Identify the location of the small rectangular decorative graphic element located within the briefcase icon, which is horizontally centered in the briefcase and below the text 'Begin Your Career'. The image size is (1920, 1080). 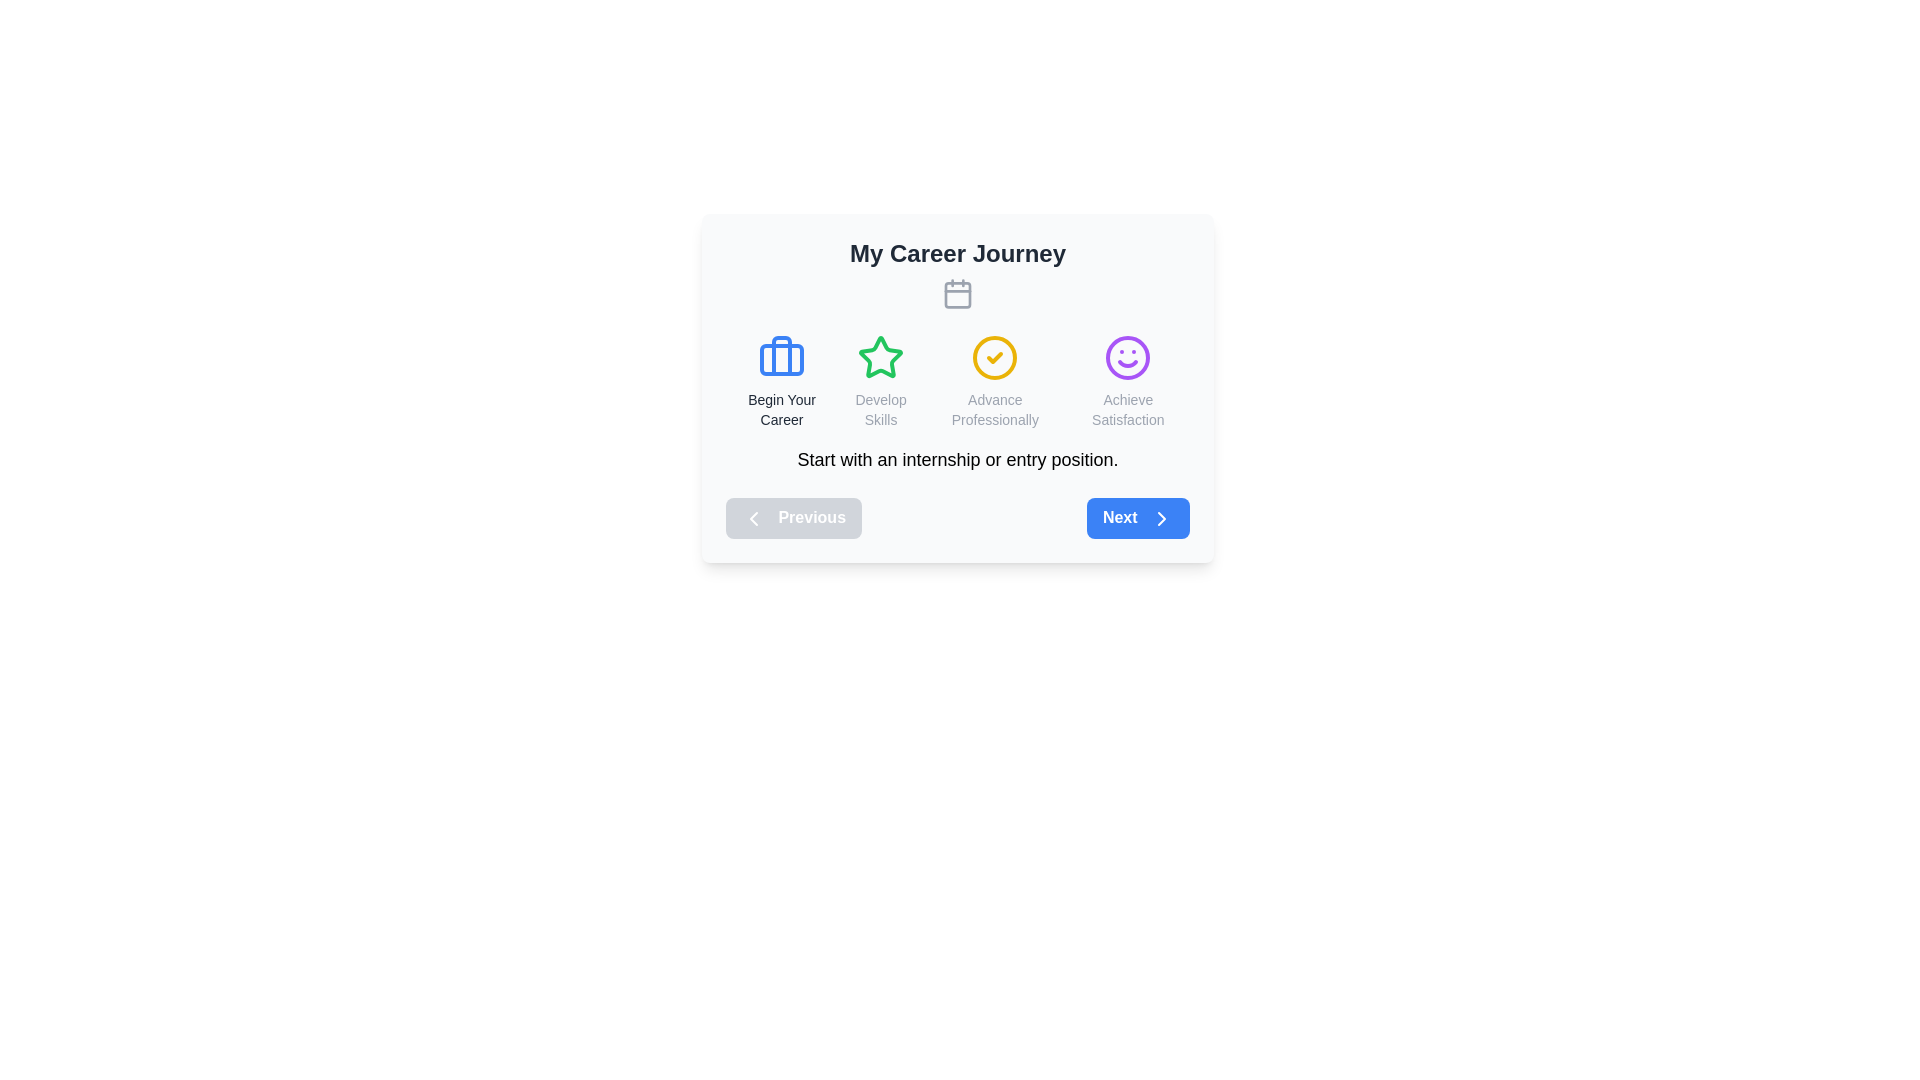
(781, 358).